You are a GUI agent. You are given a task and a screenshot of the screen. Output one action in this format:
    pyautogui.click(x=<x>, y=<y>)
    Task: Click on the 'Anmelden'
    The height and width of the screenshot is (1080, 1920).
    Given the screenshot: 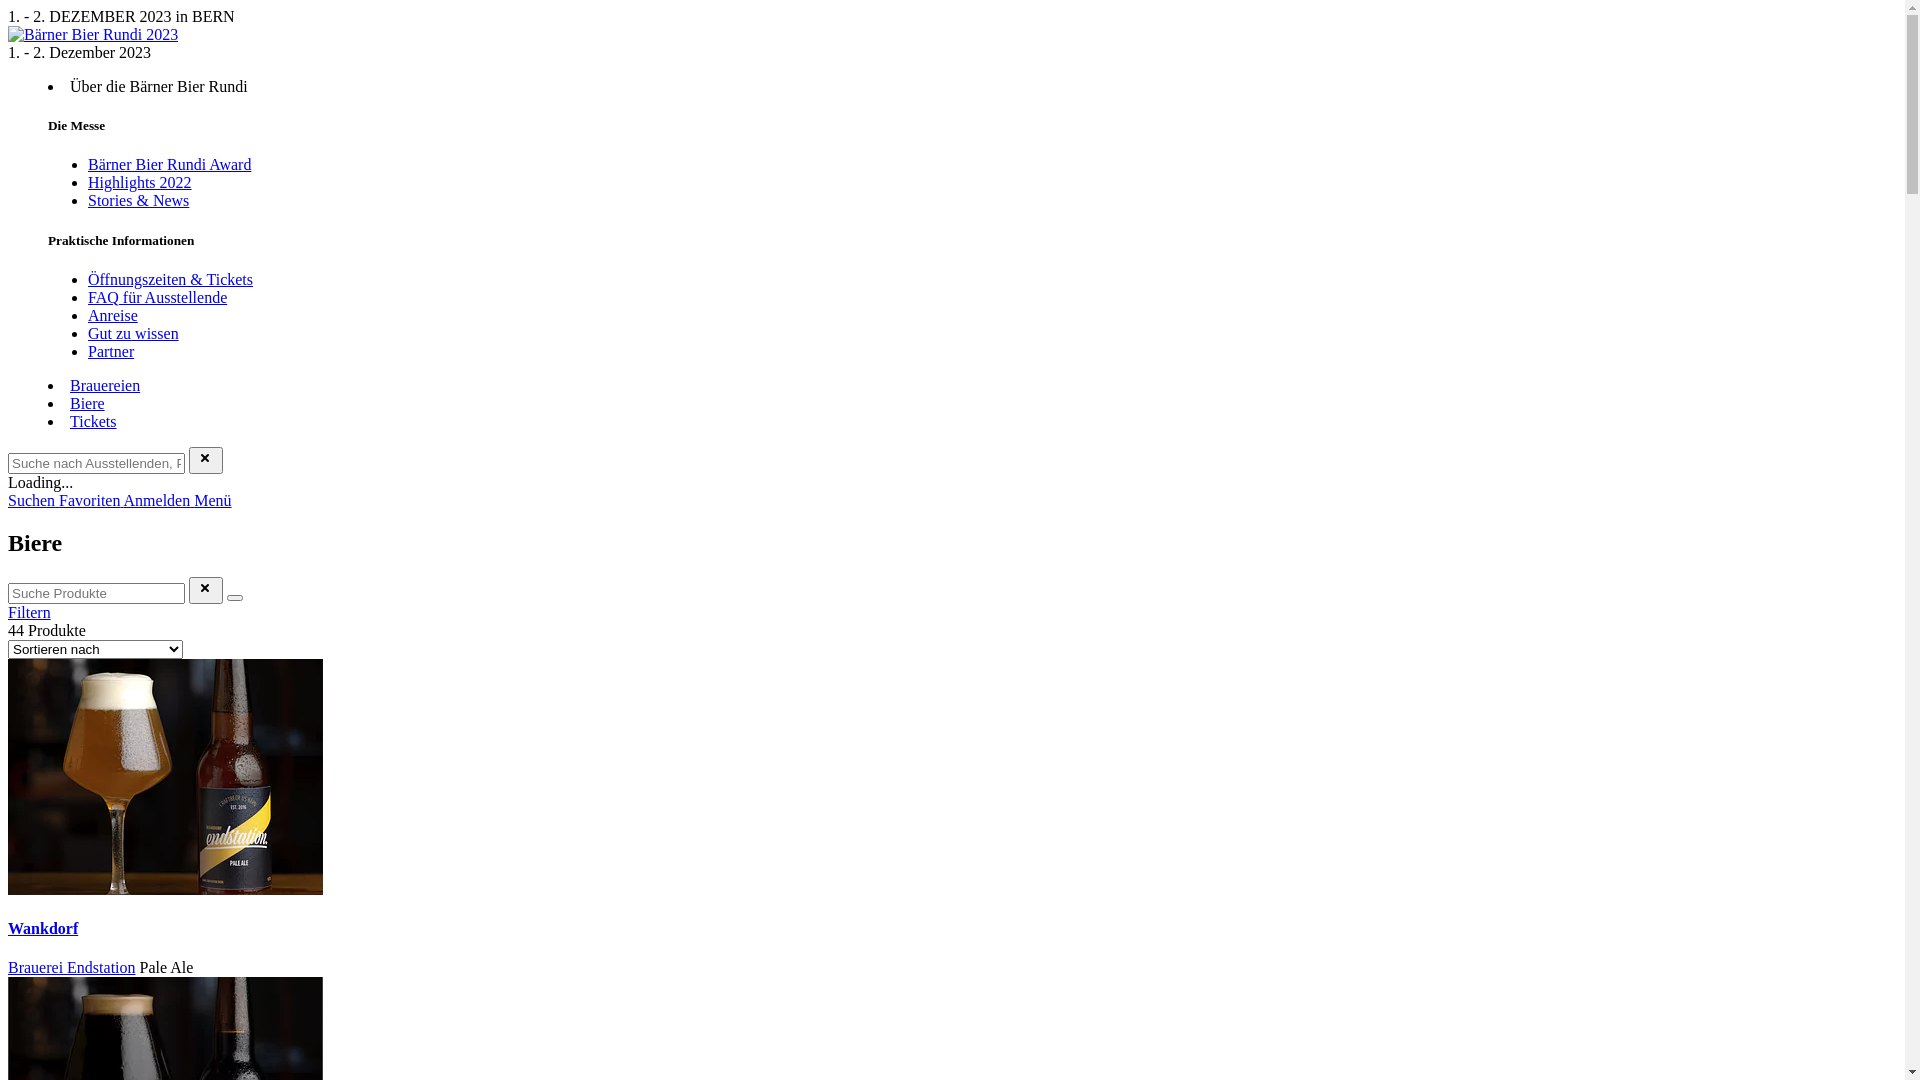 What is the action you would take?
    pyautogui.click(x=158, y=499)
    